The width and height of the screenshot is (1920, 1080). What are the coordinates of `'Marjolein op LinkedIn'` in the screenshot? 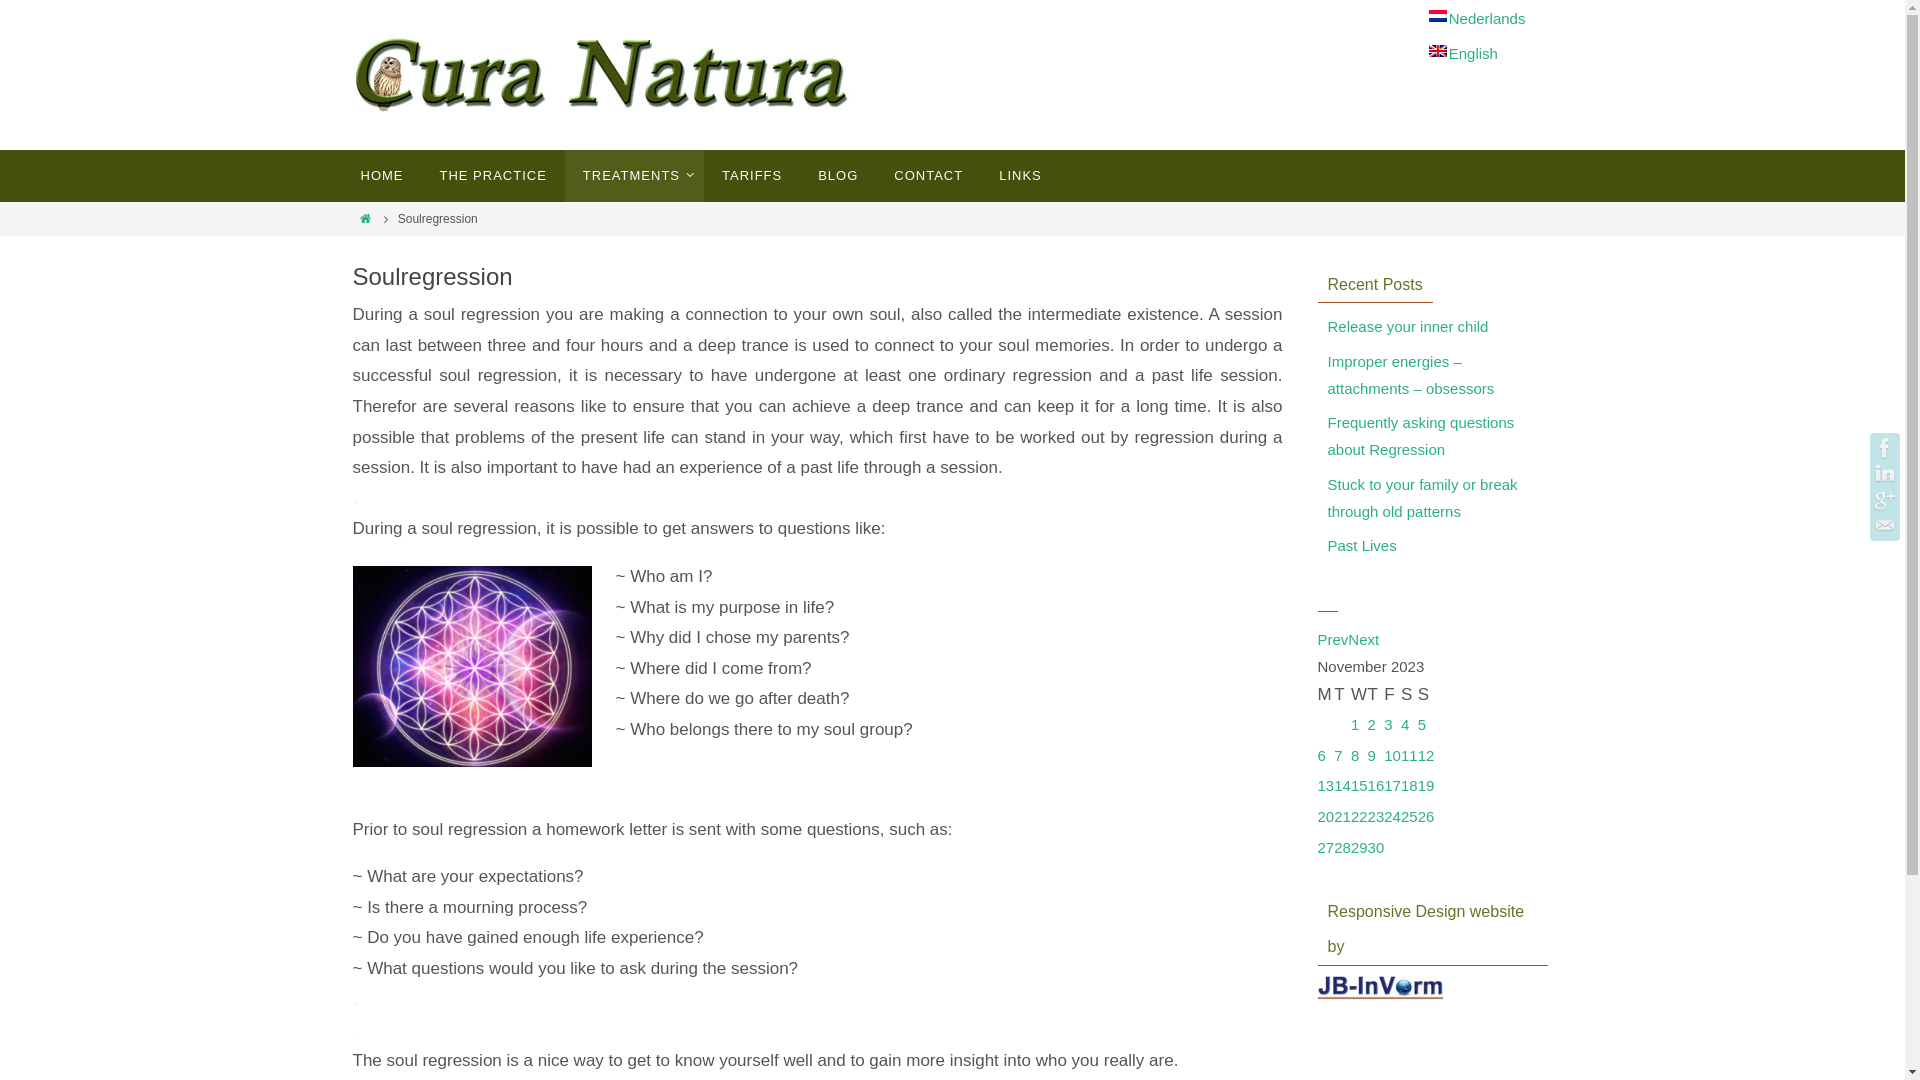 It's located at (1884, 474).